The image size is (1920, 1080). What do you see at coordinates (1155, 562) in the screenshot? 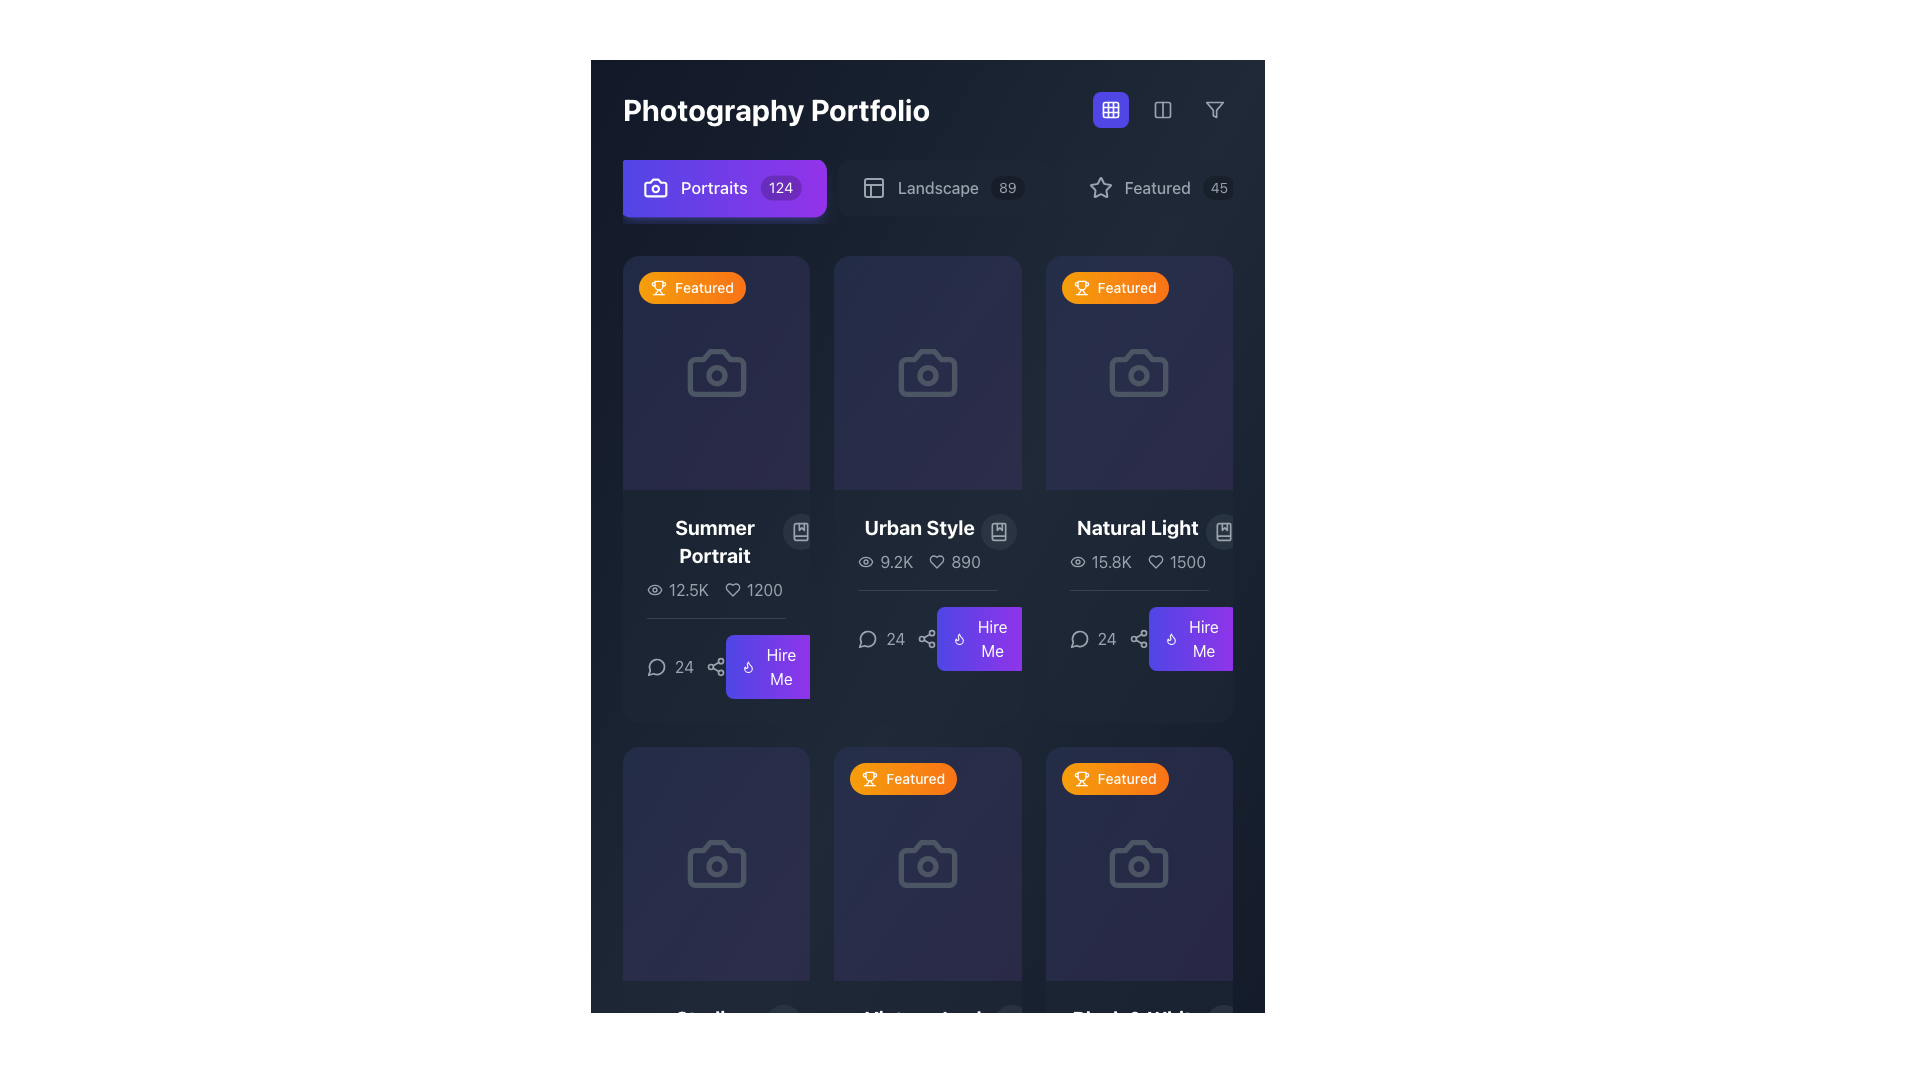
I see `the heart icon, which represents the 'like' feature and is located to the left of the text '1500' in the bottom section of a card element` at bounding box center [1155, 562].